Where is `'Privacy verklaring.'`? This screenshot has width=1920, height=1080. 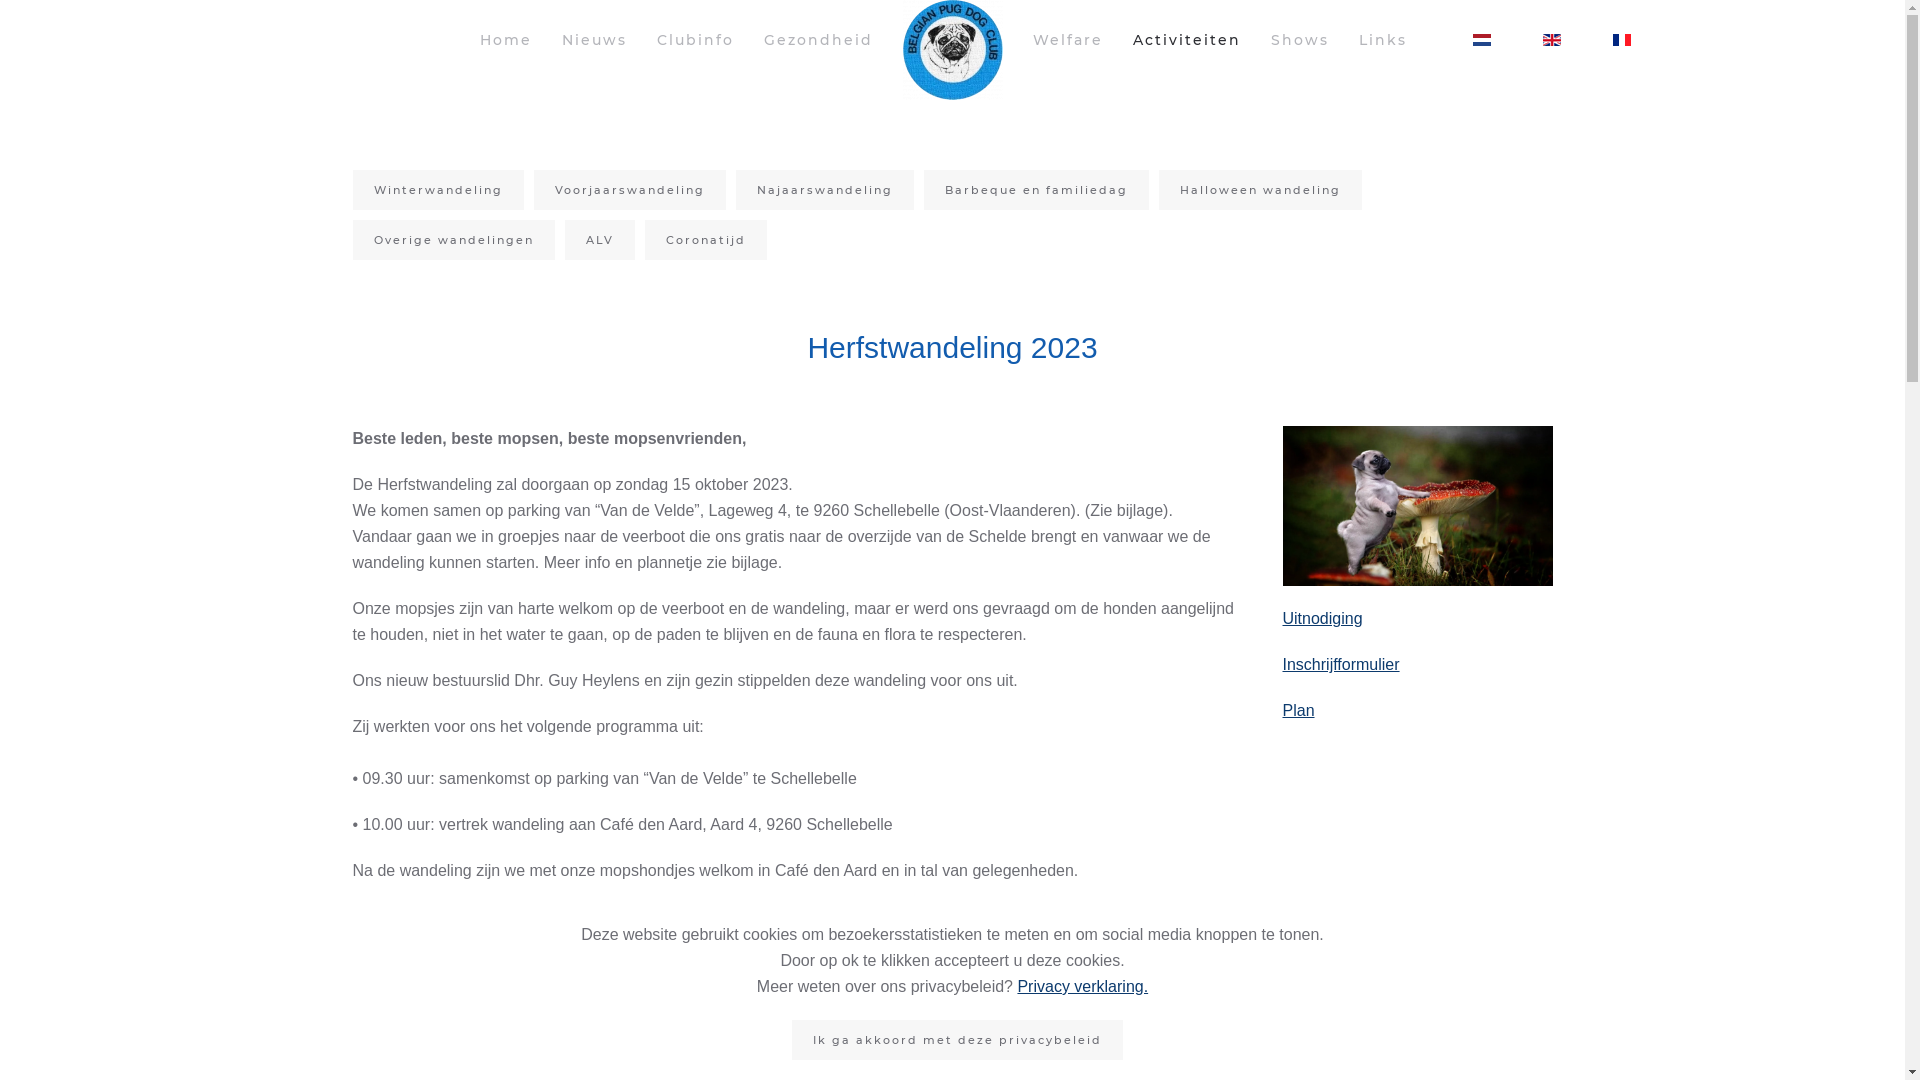 'Privacy verklaring.' is located at coordinates (1081, 985).